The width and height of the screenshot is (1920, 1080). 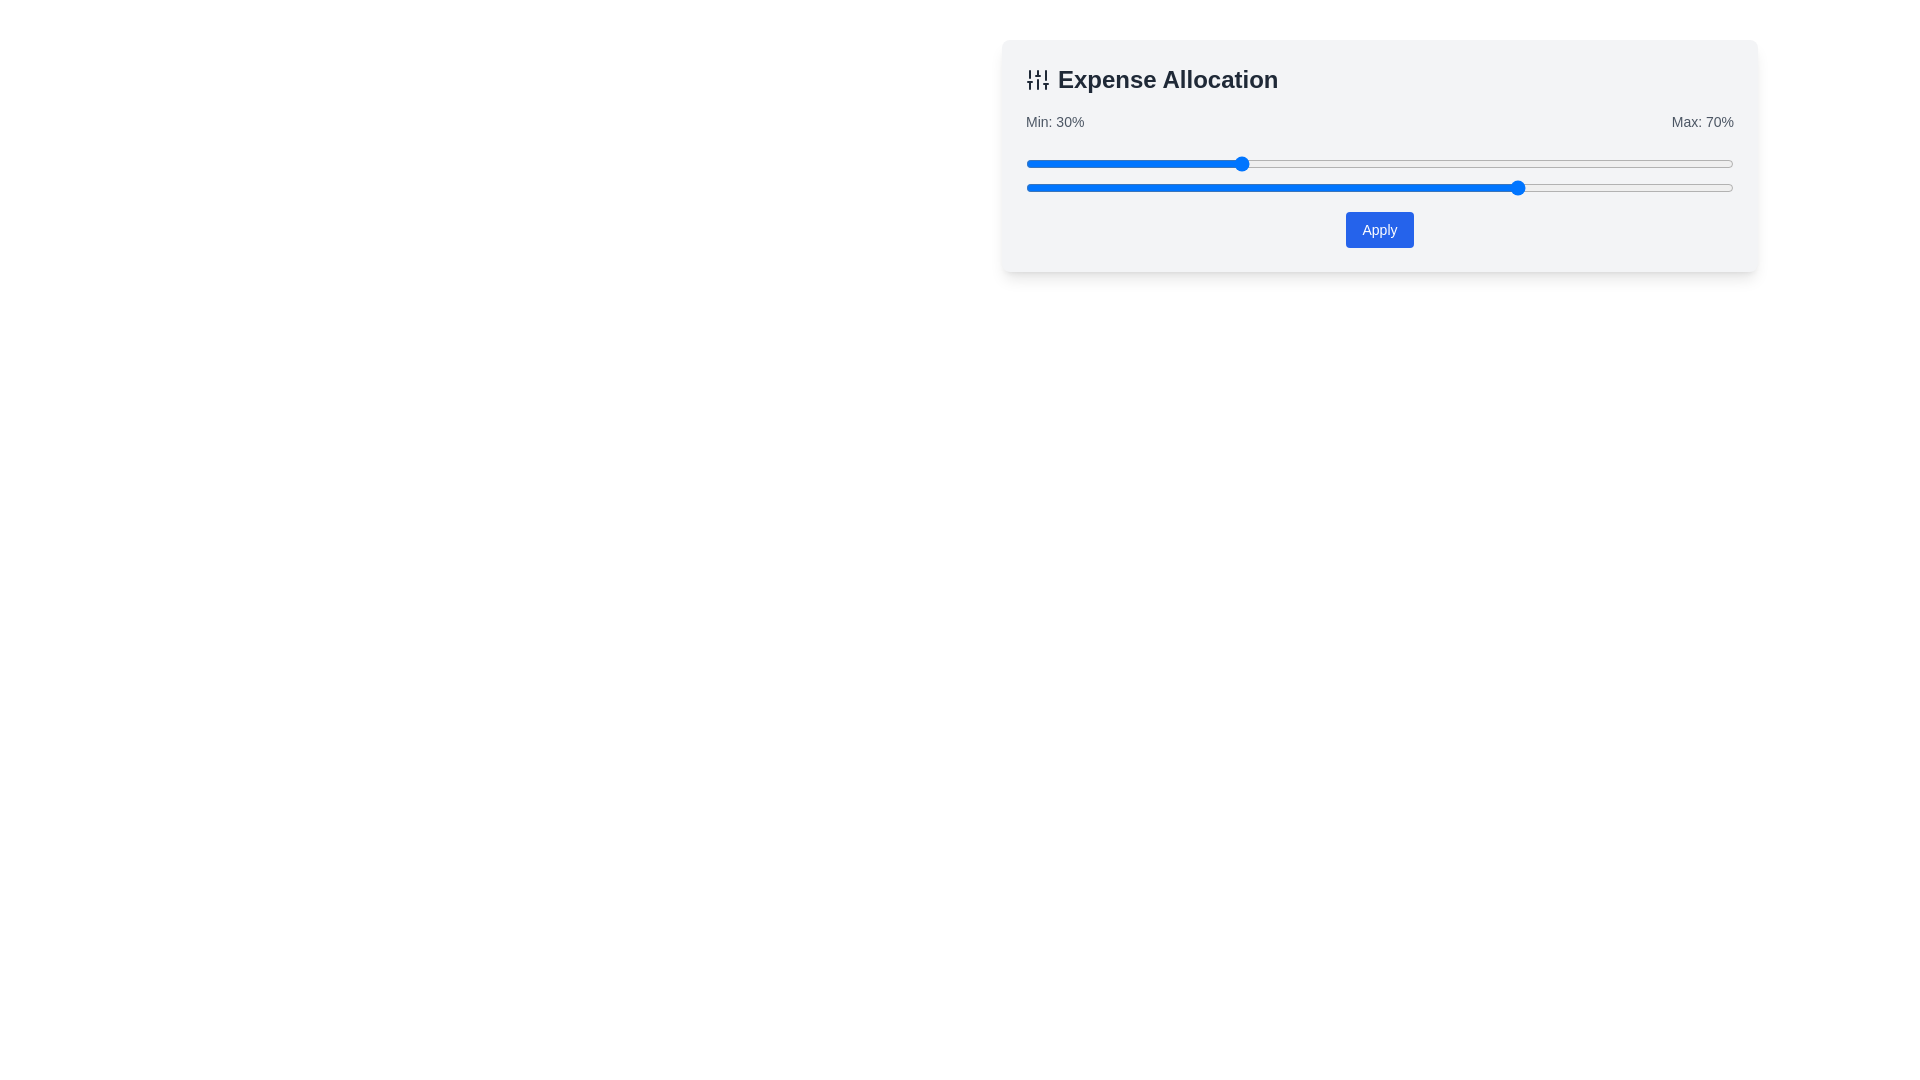 What do you see at coordinates (1379, 229) in the screenshot?
I see `the confirmation button located centrally beneath the two horizontal blue sliders to apply the changes made using the sliders` at bounding box center [1379, 229].